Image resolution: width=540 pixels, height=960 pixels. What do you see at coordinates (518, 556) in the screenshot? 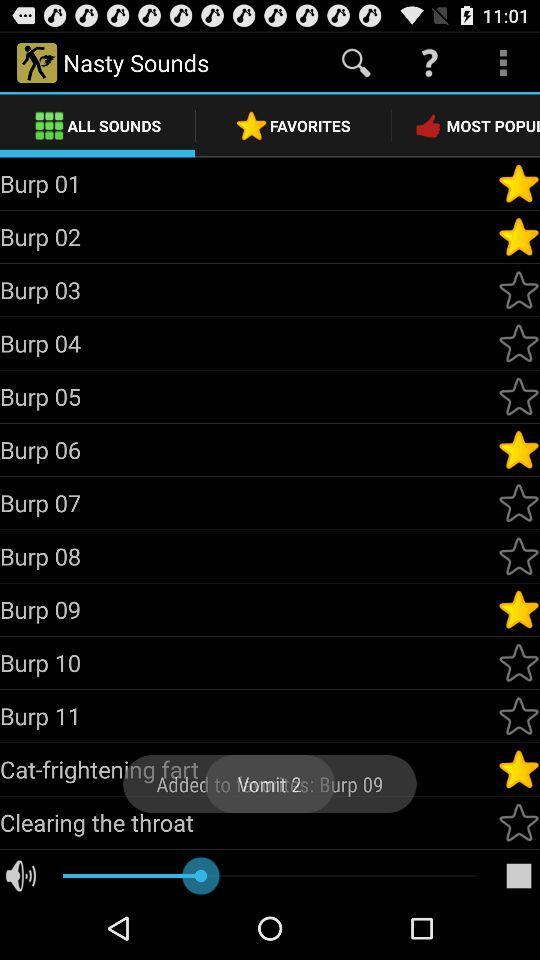
I see `the option` at bounding box center [518, 556].